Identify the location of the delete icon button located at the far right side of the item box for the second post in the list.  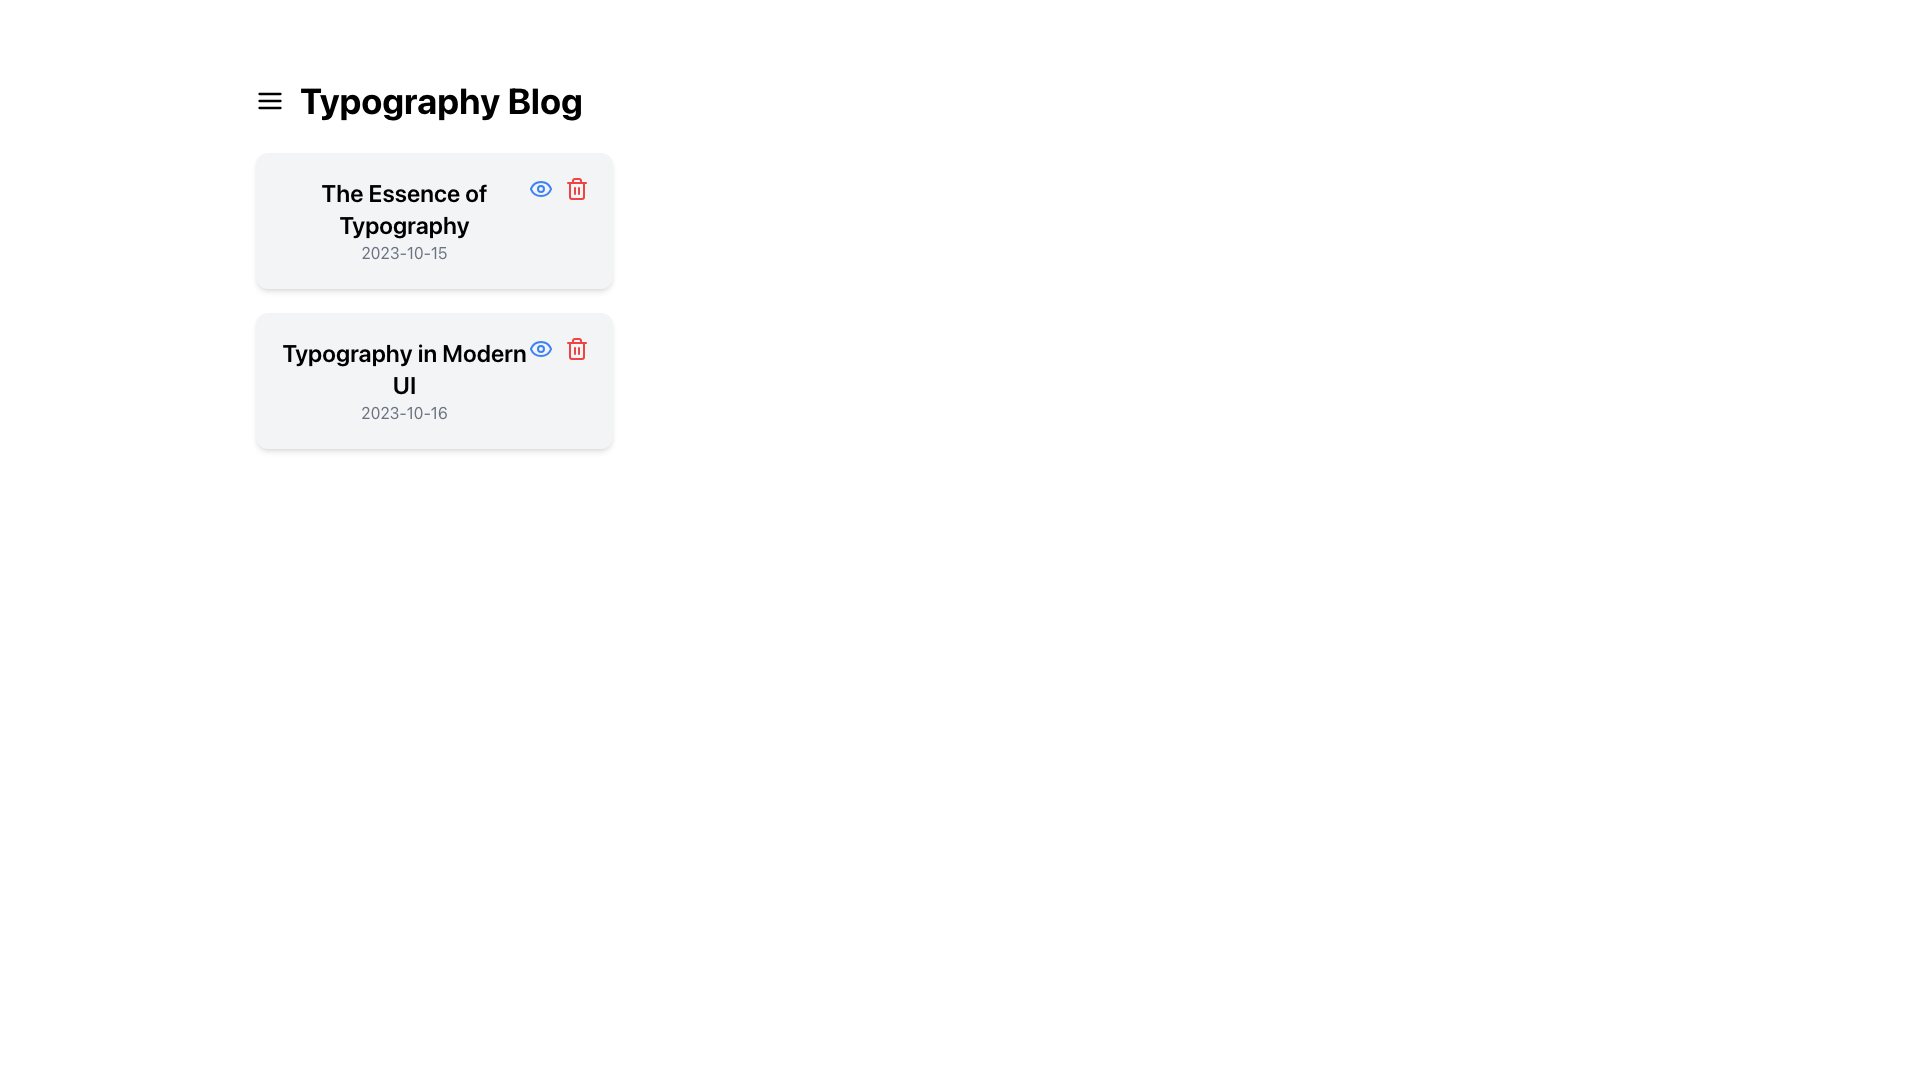
(575, 347).